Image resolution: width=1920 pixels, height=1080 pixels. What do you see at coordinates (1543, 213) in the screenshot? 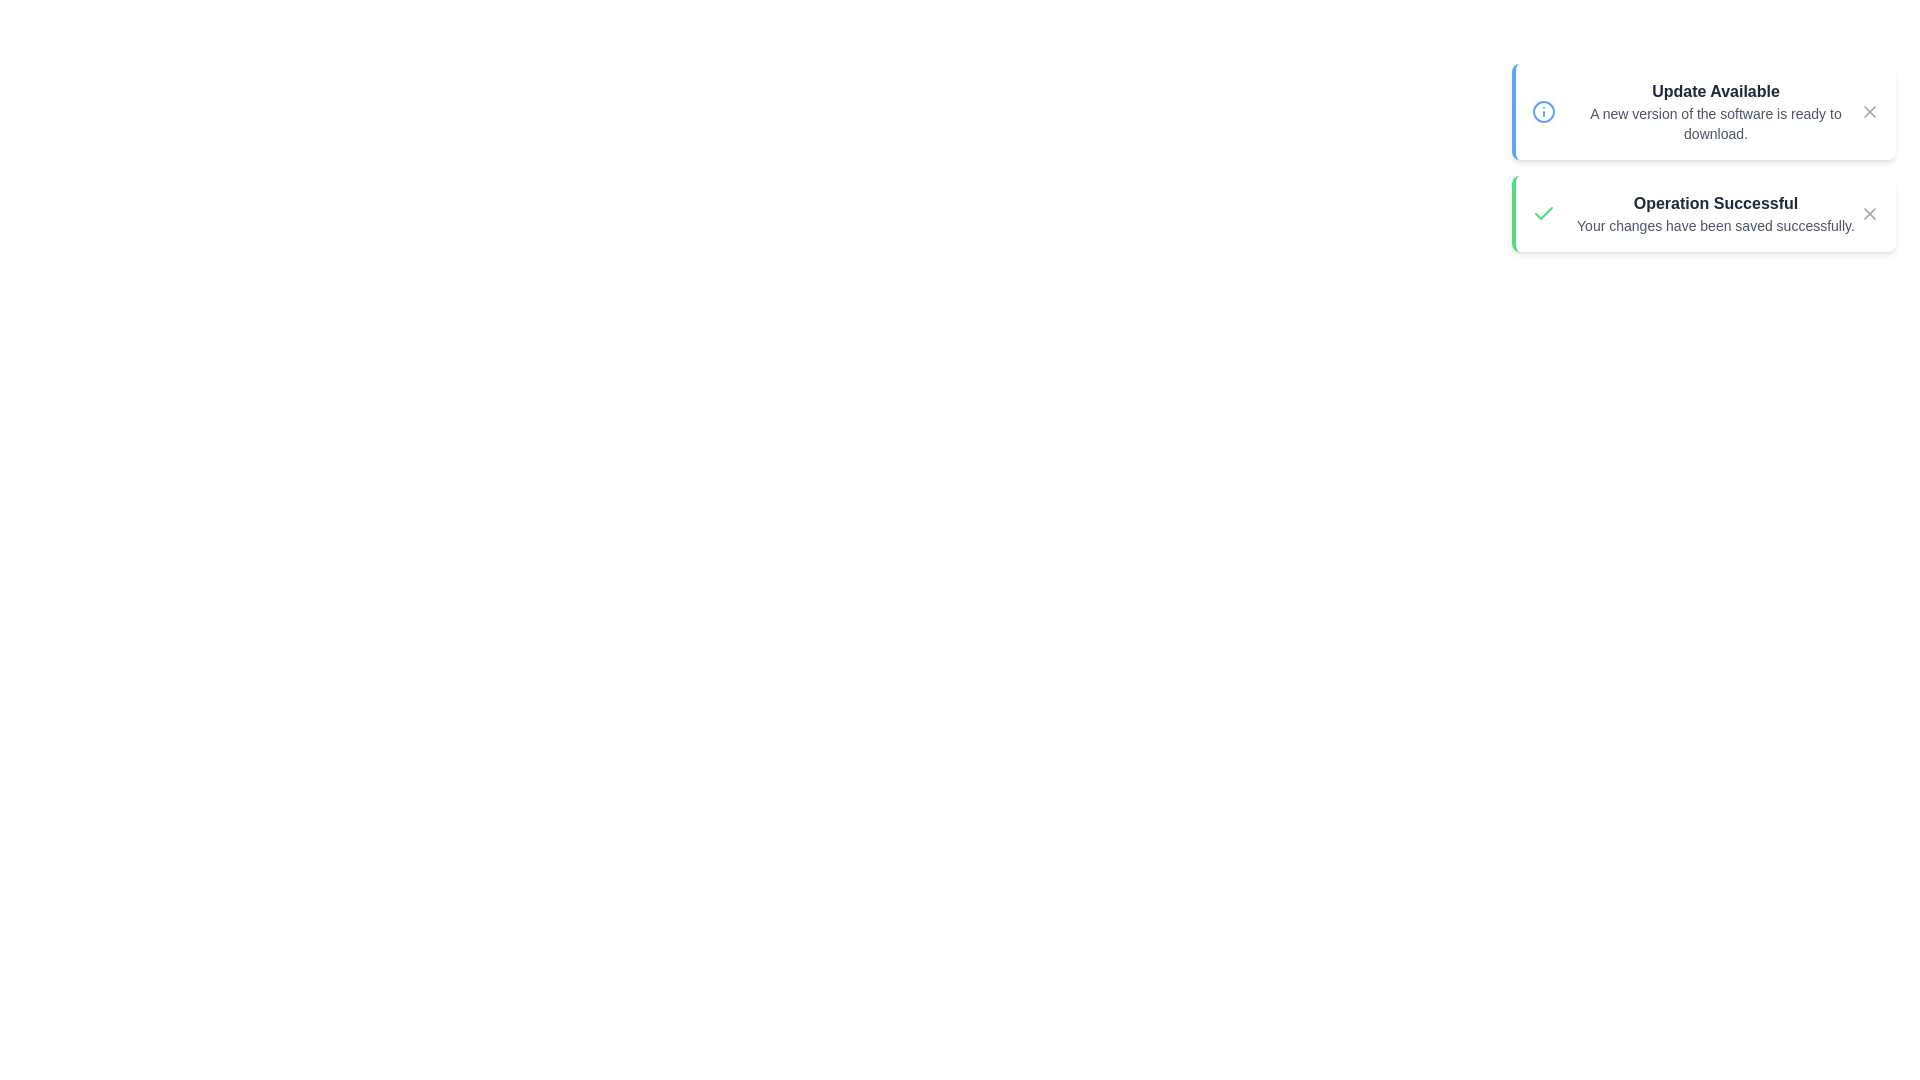
I see `the success icon located at the leftmost position of the notification message labeled 'Operation Successful'` at bounding box center [1543, 213].